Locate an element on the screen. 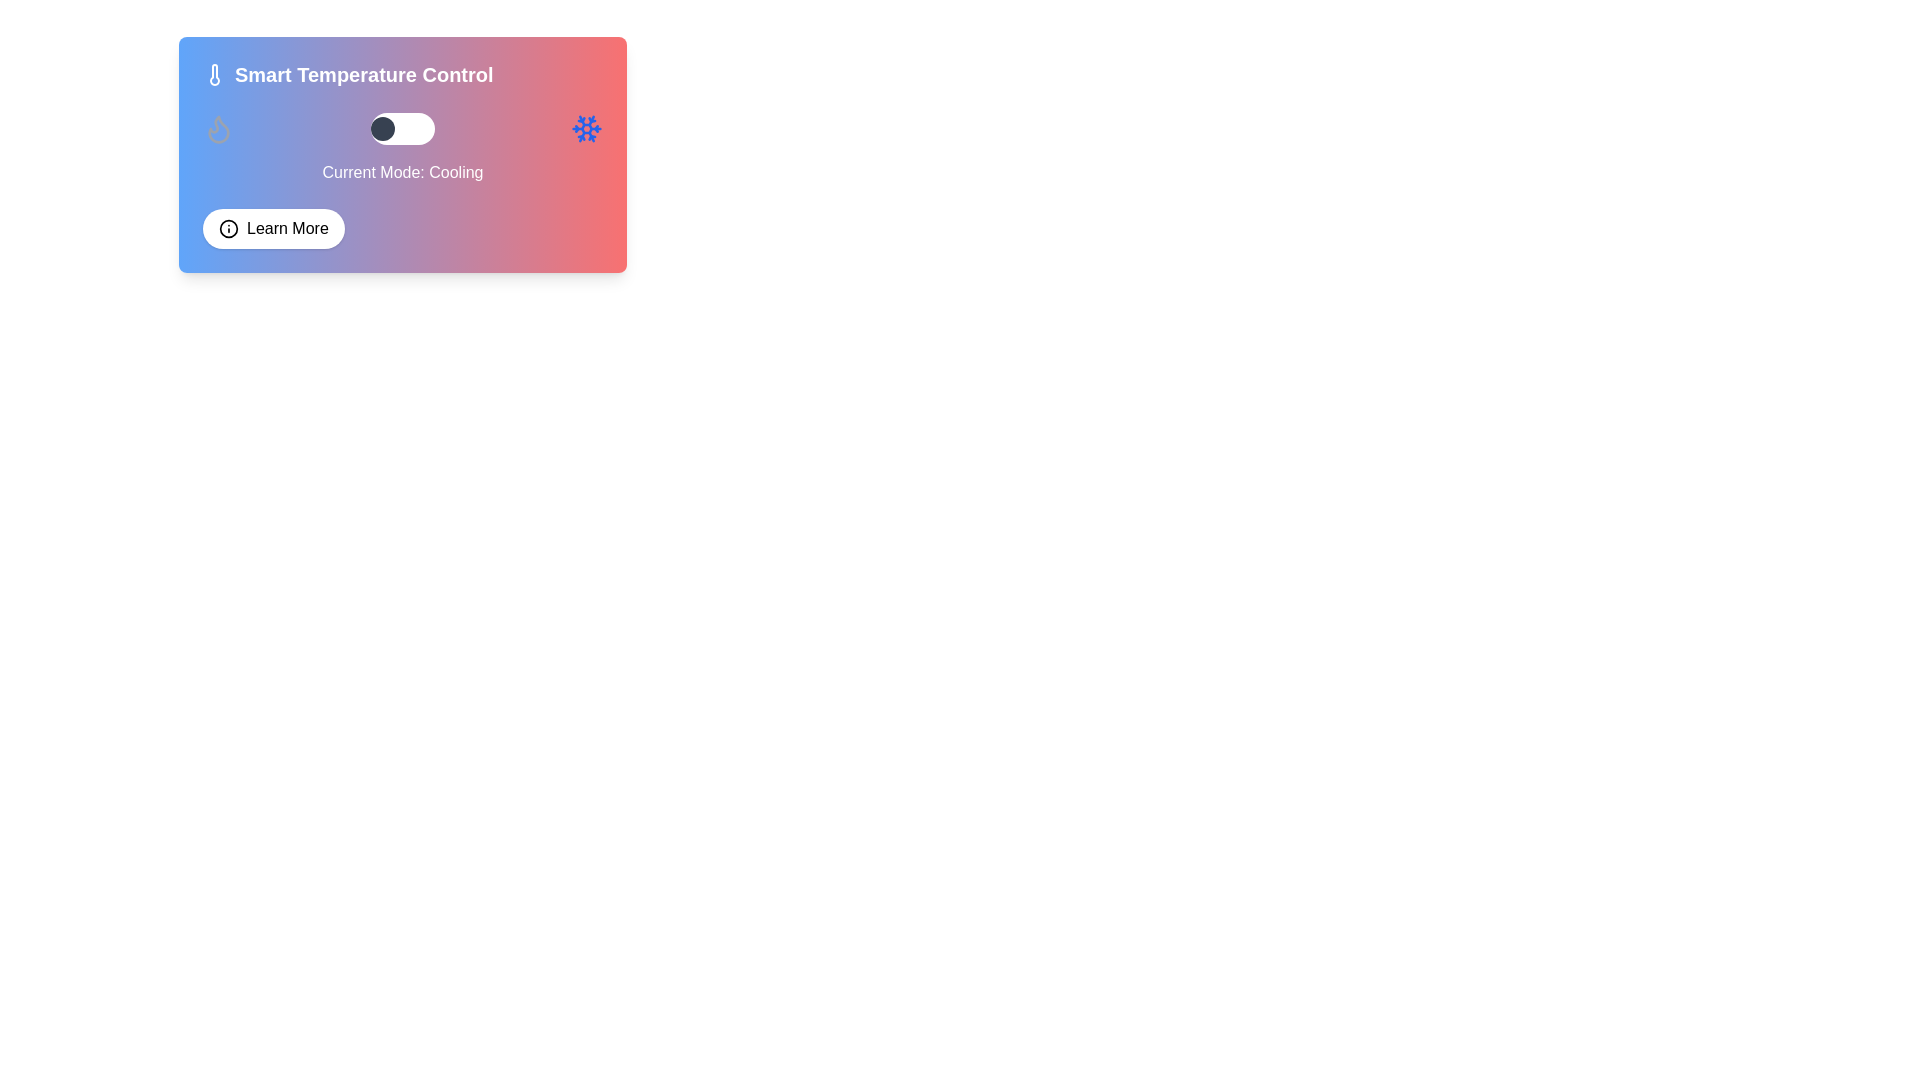 This screenshot has width=1920, height=1080. the button located at the bottom-left of the card component that provides access to further information about the represented topic, ensuring keyboard accessibility is located at coordinates (272, 227).